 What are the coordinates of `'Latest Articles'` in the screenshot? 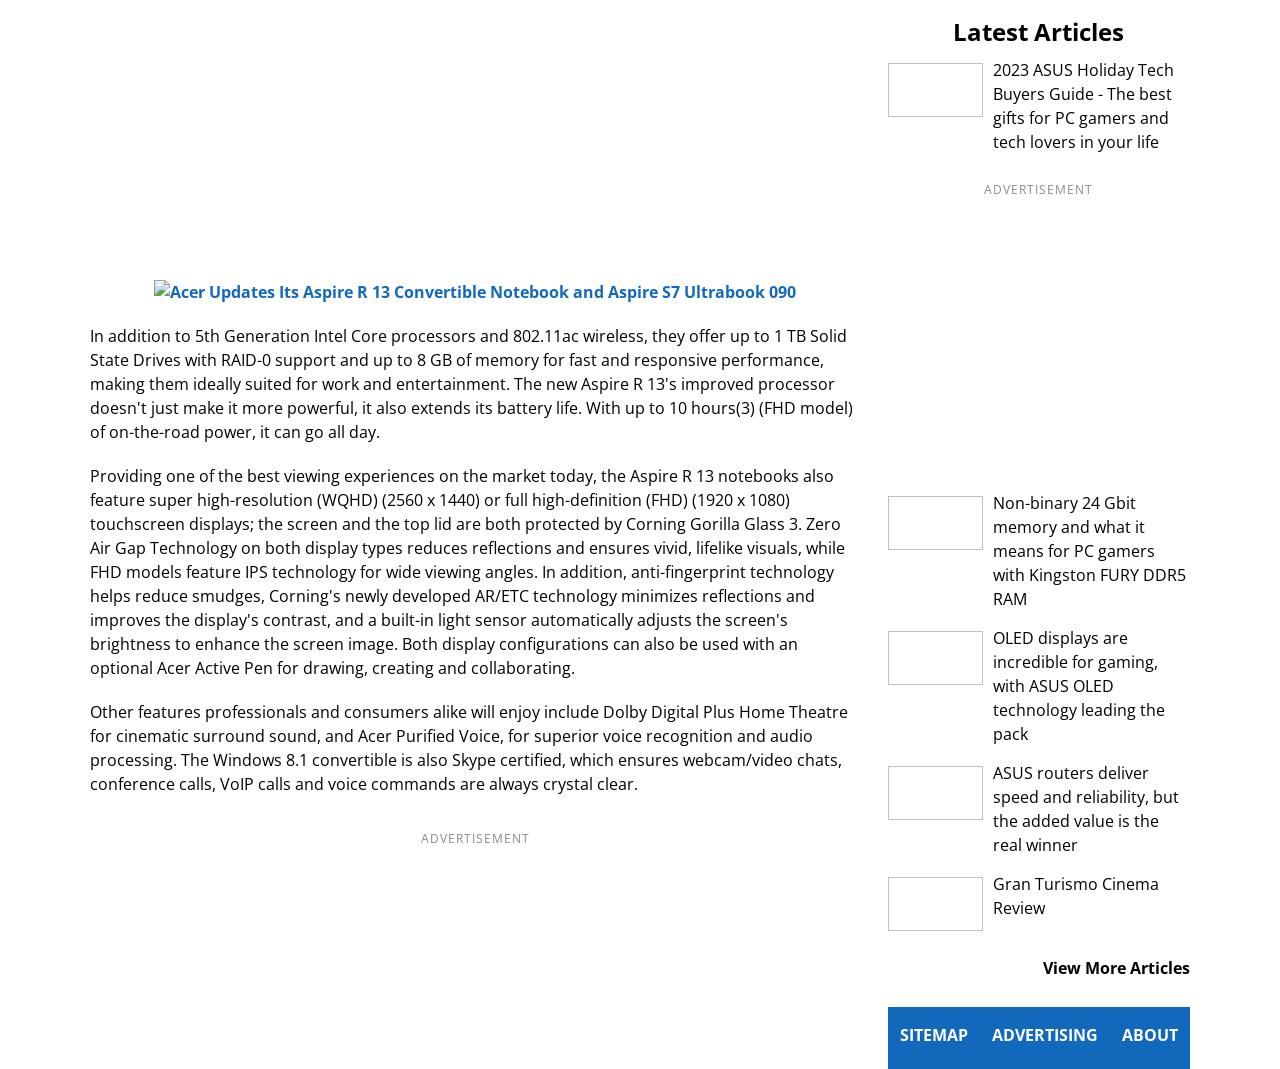 It's located at (951, 30).